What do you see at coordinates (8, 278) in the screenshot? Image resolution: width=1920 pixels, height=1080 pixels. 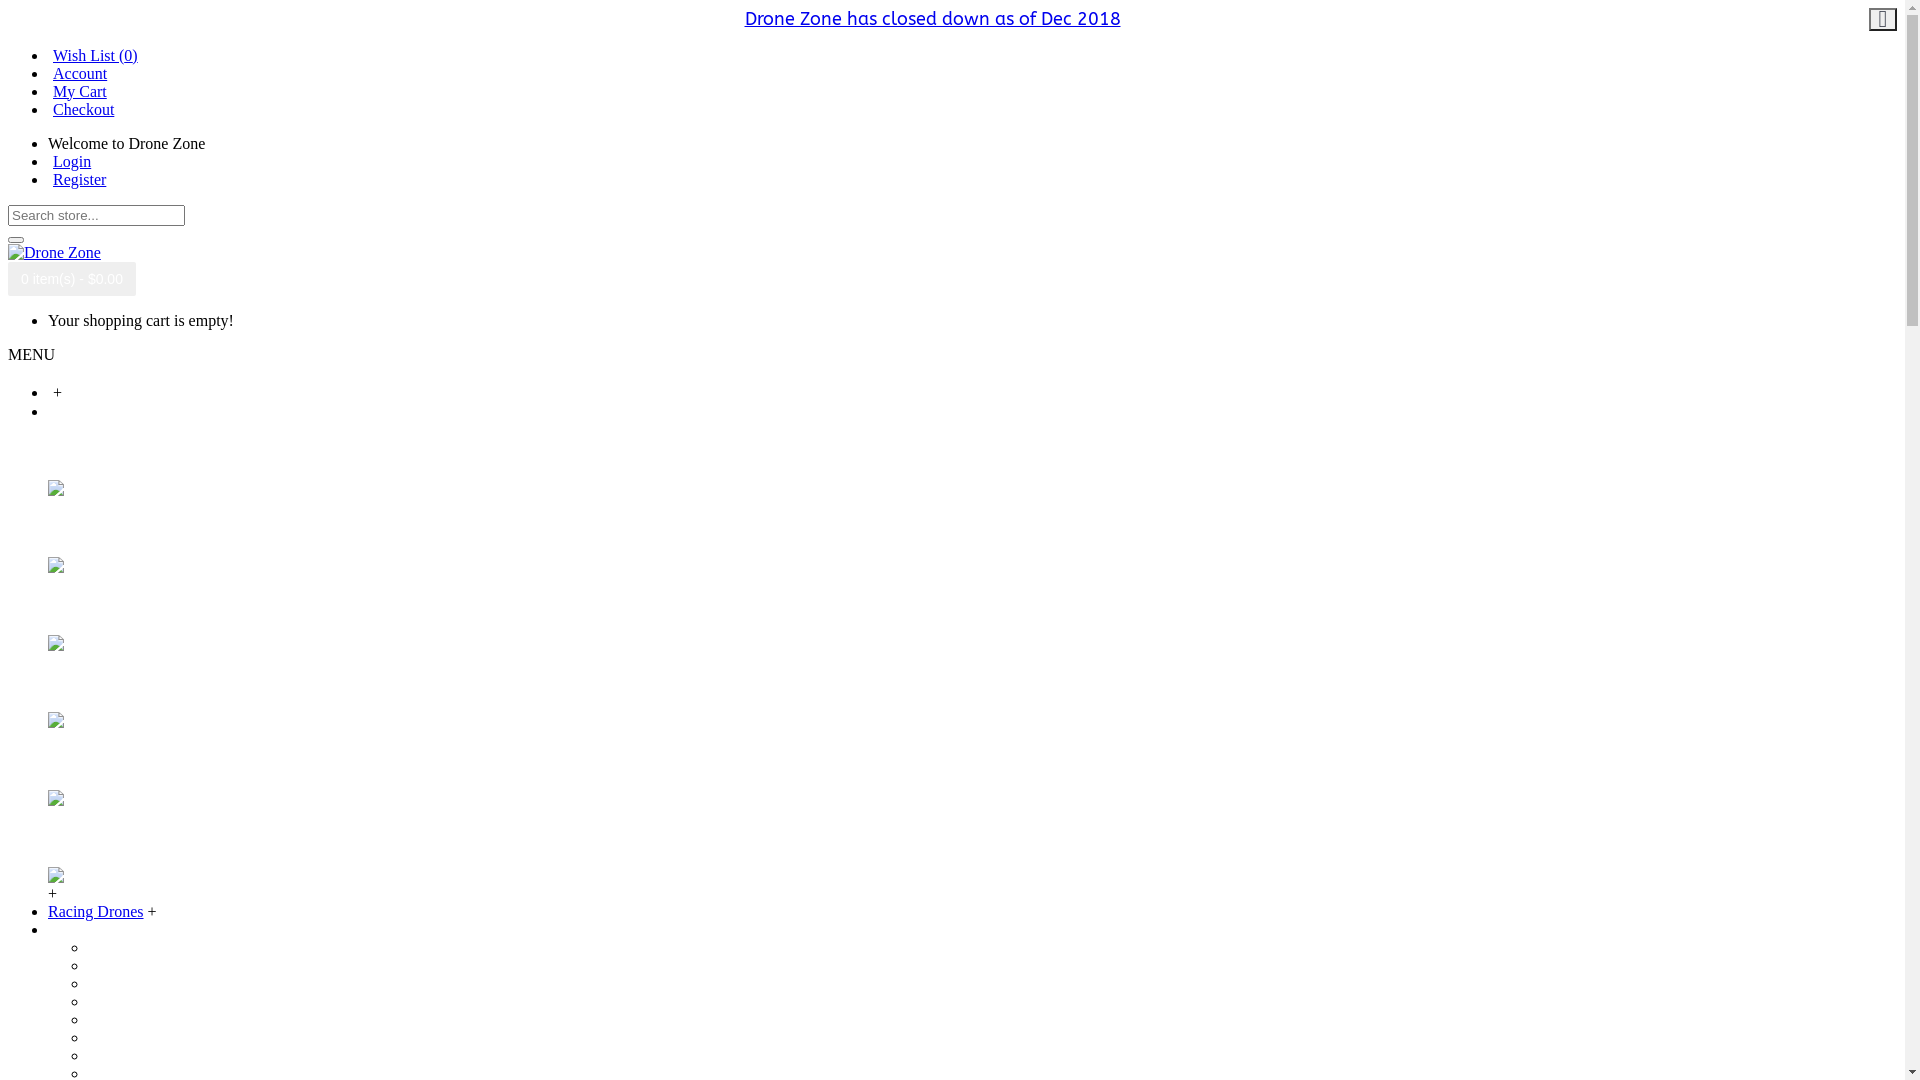 I see `'0 item(s) - $0.00'` at bounding box center [8, 278].